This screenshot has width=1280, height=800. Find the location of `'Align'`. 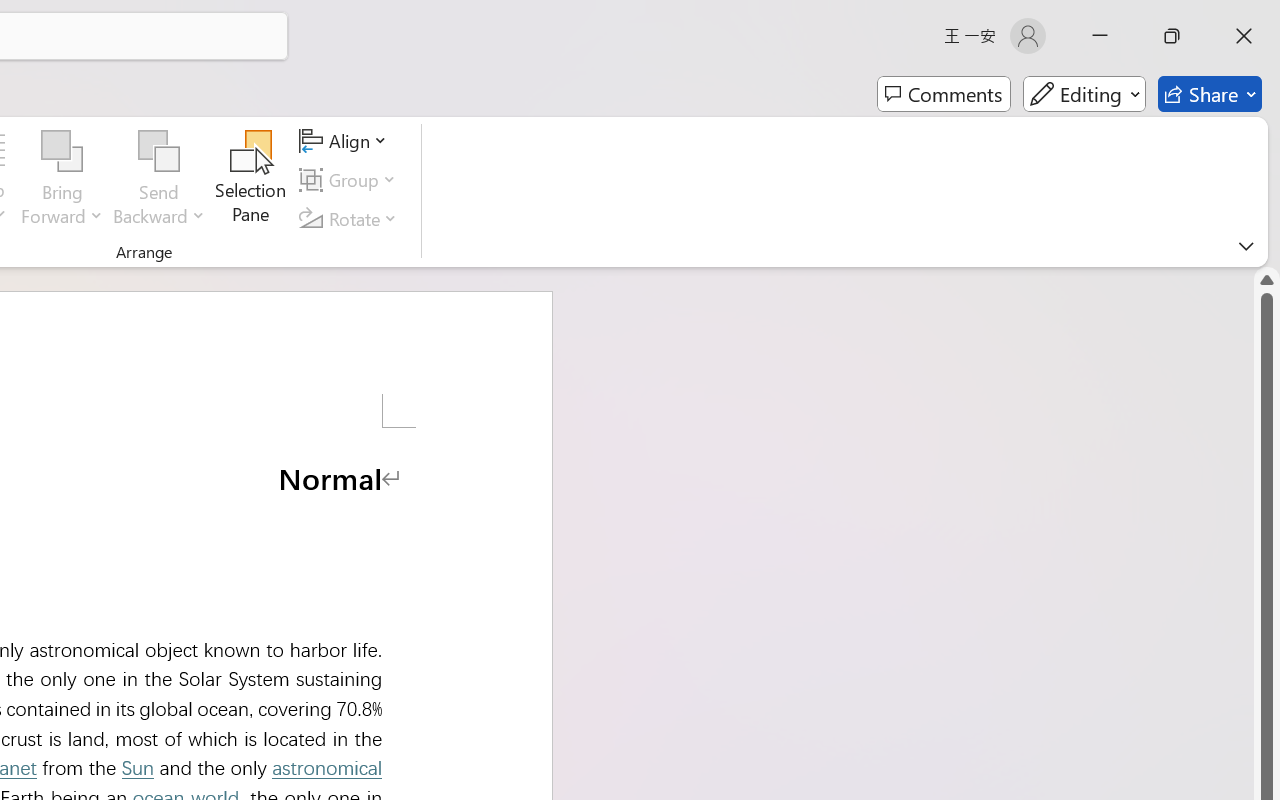

'Align' is located at coordinates (346, 141).